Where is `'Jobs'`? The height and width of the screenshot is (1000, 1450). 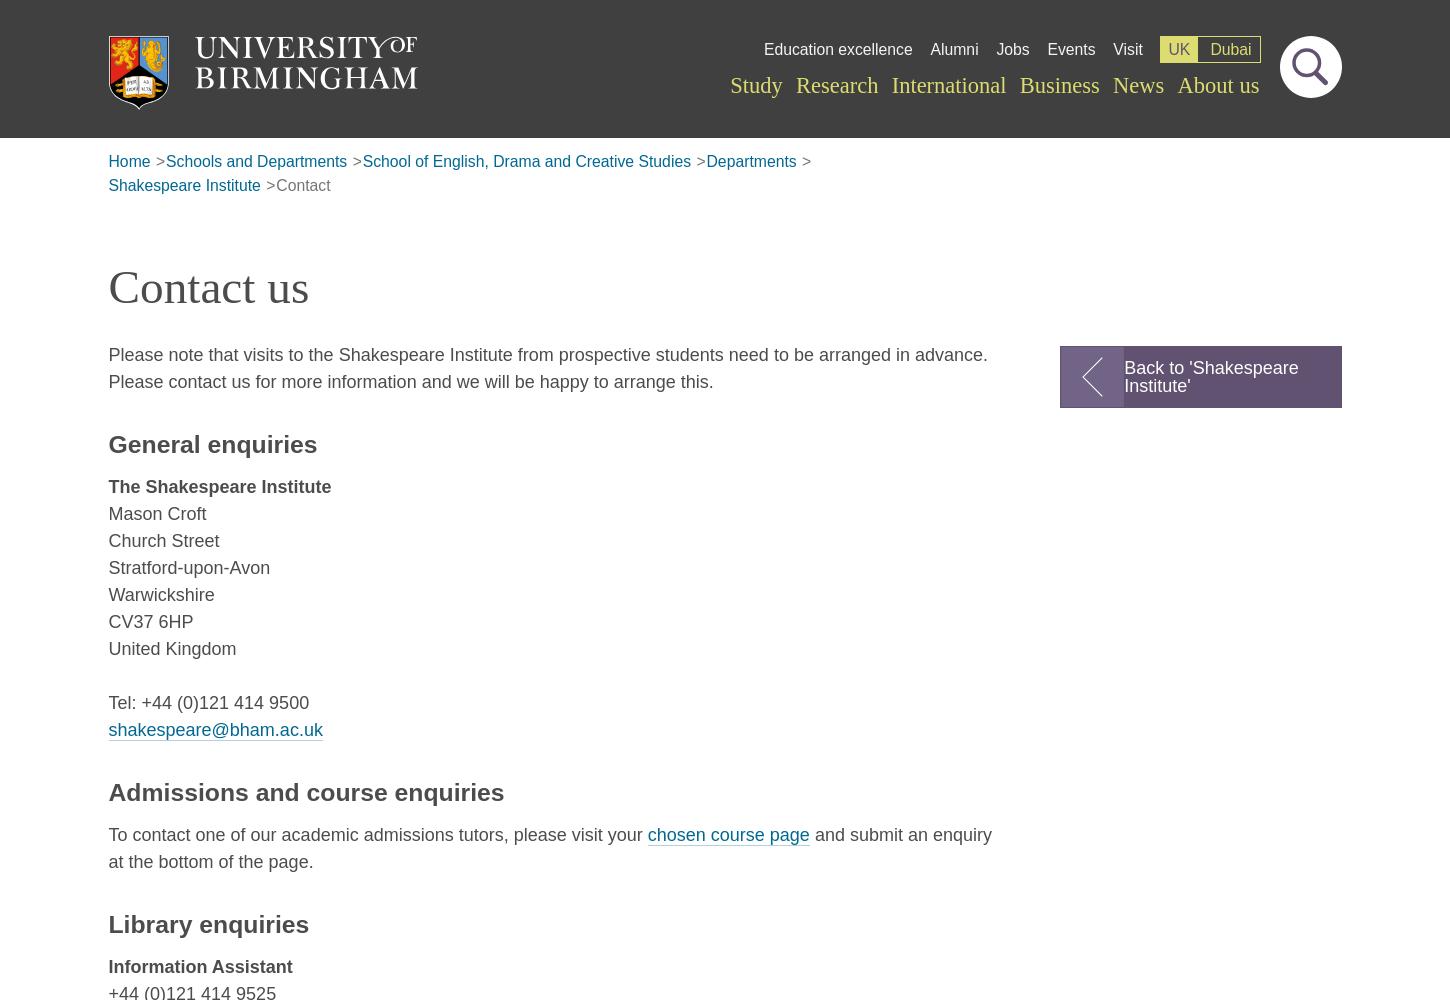
'Jobs' is located at coordinates (1012, 48).